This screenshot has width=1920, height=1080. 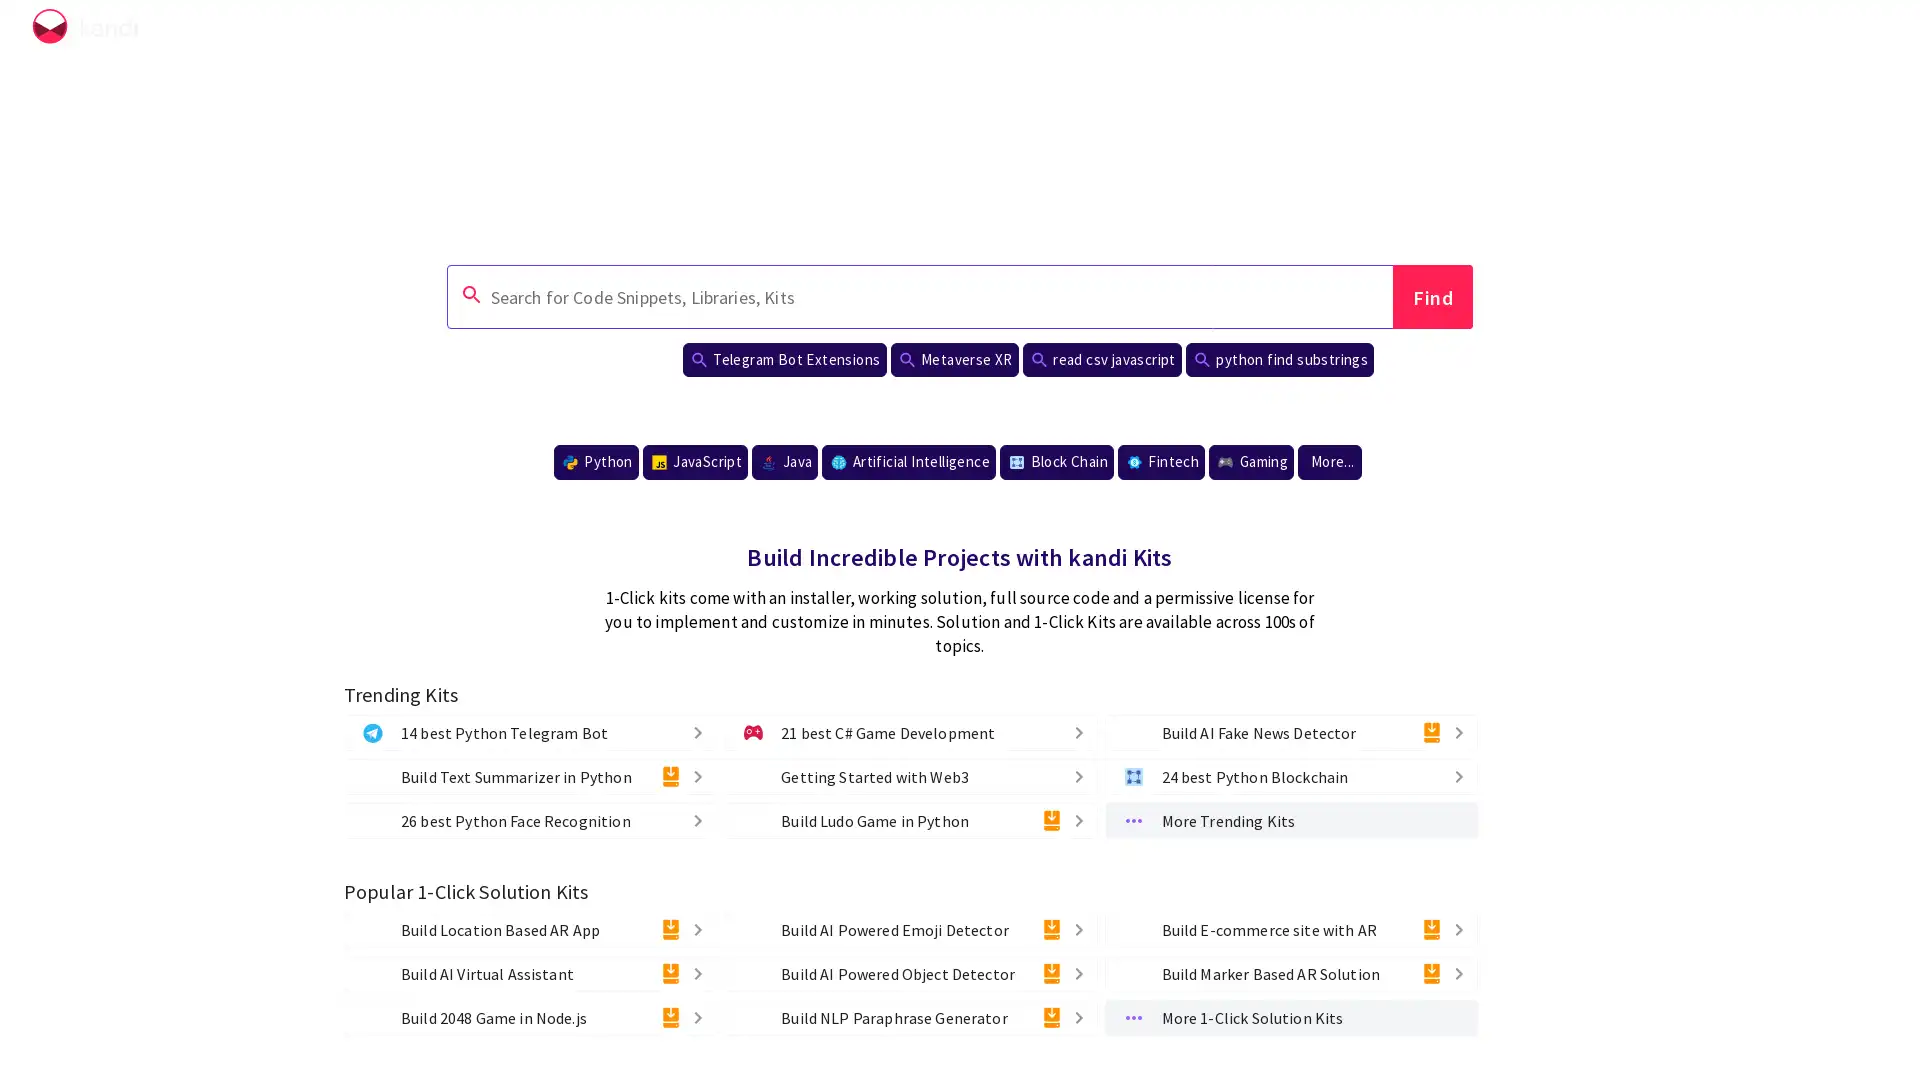 I want to click on delete, so click(x=1077, y=929).